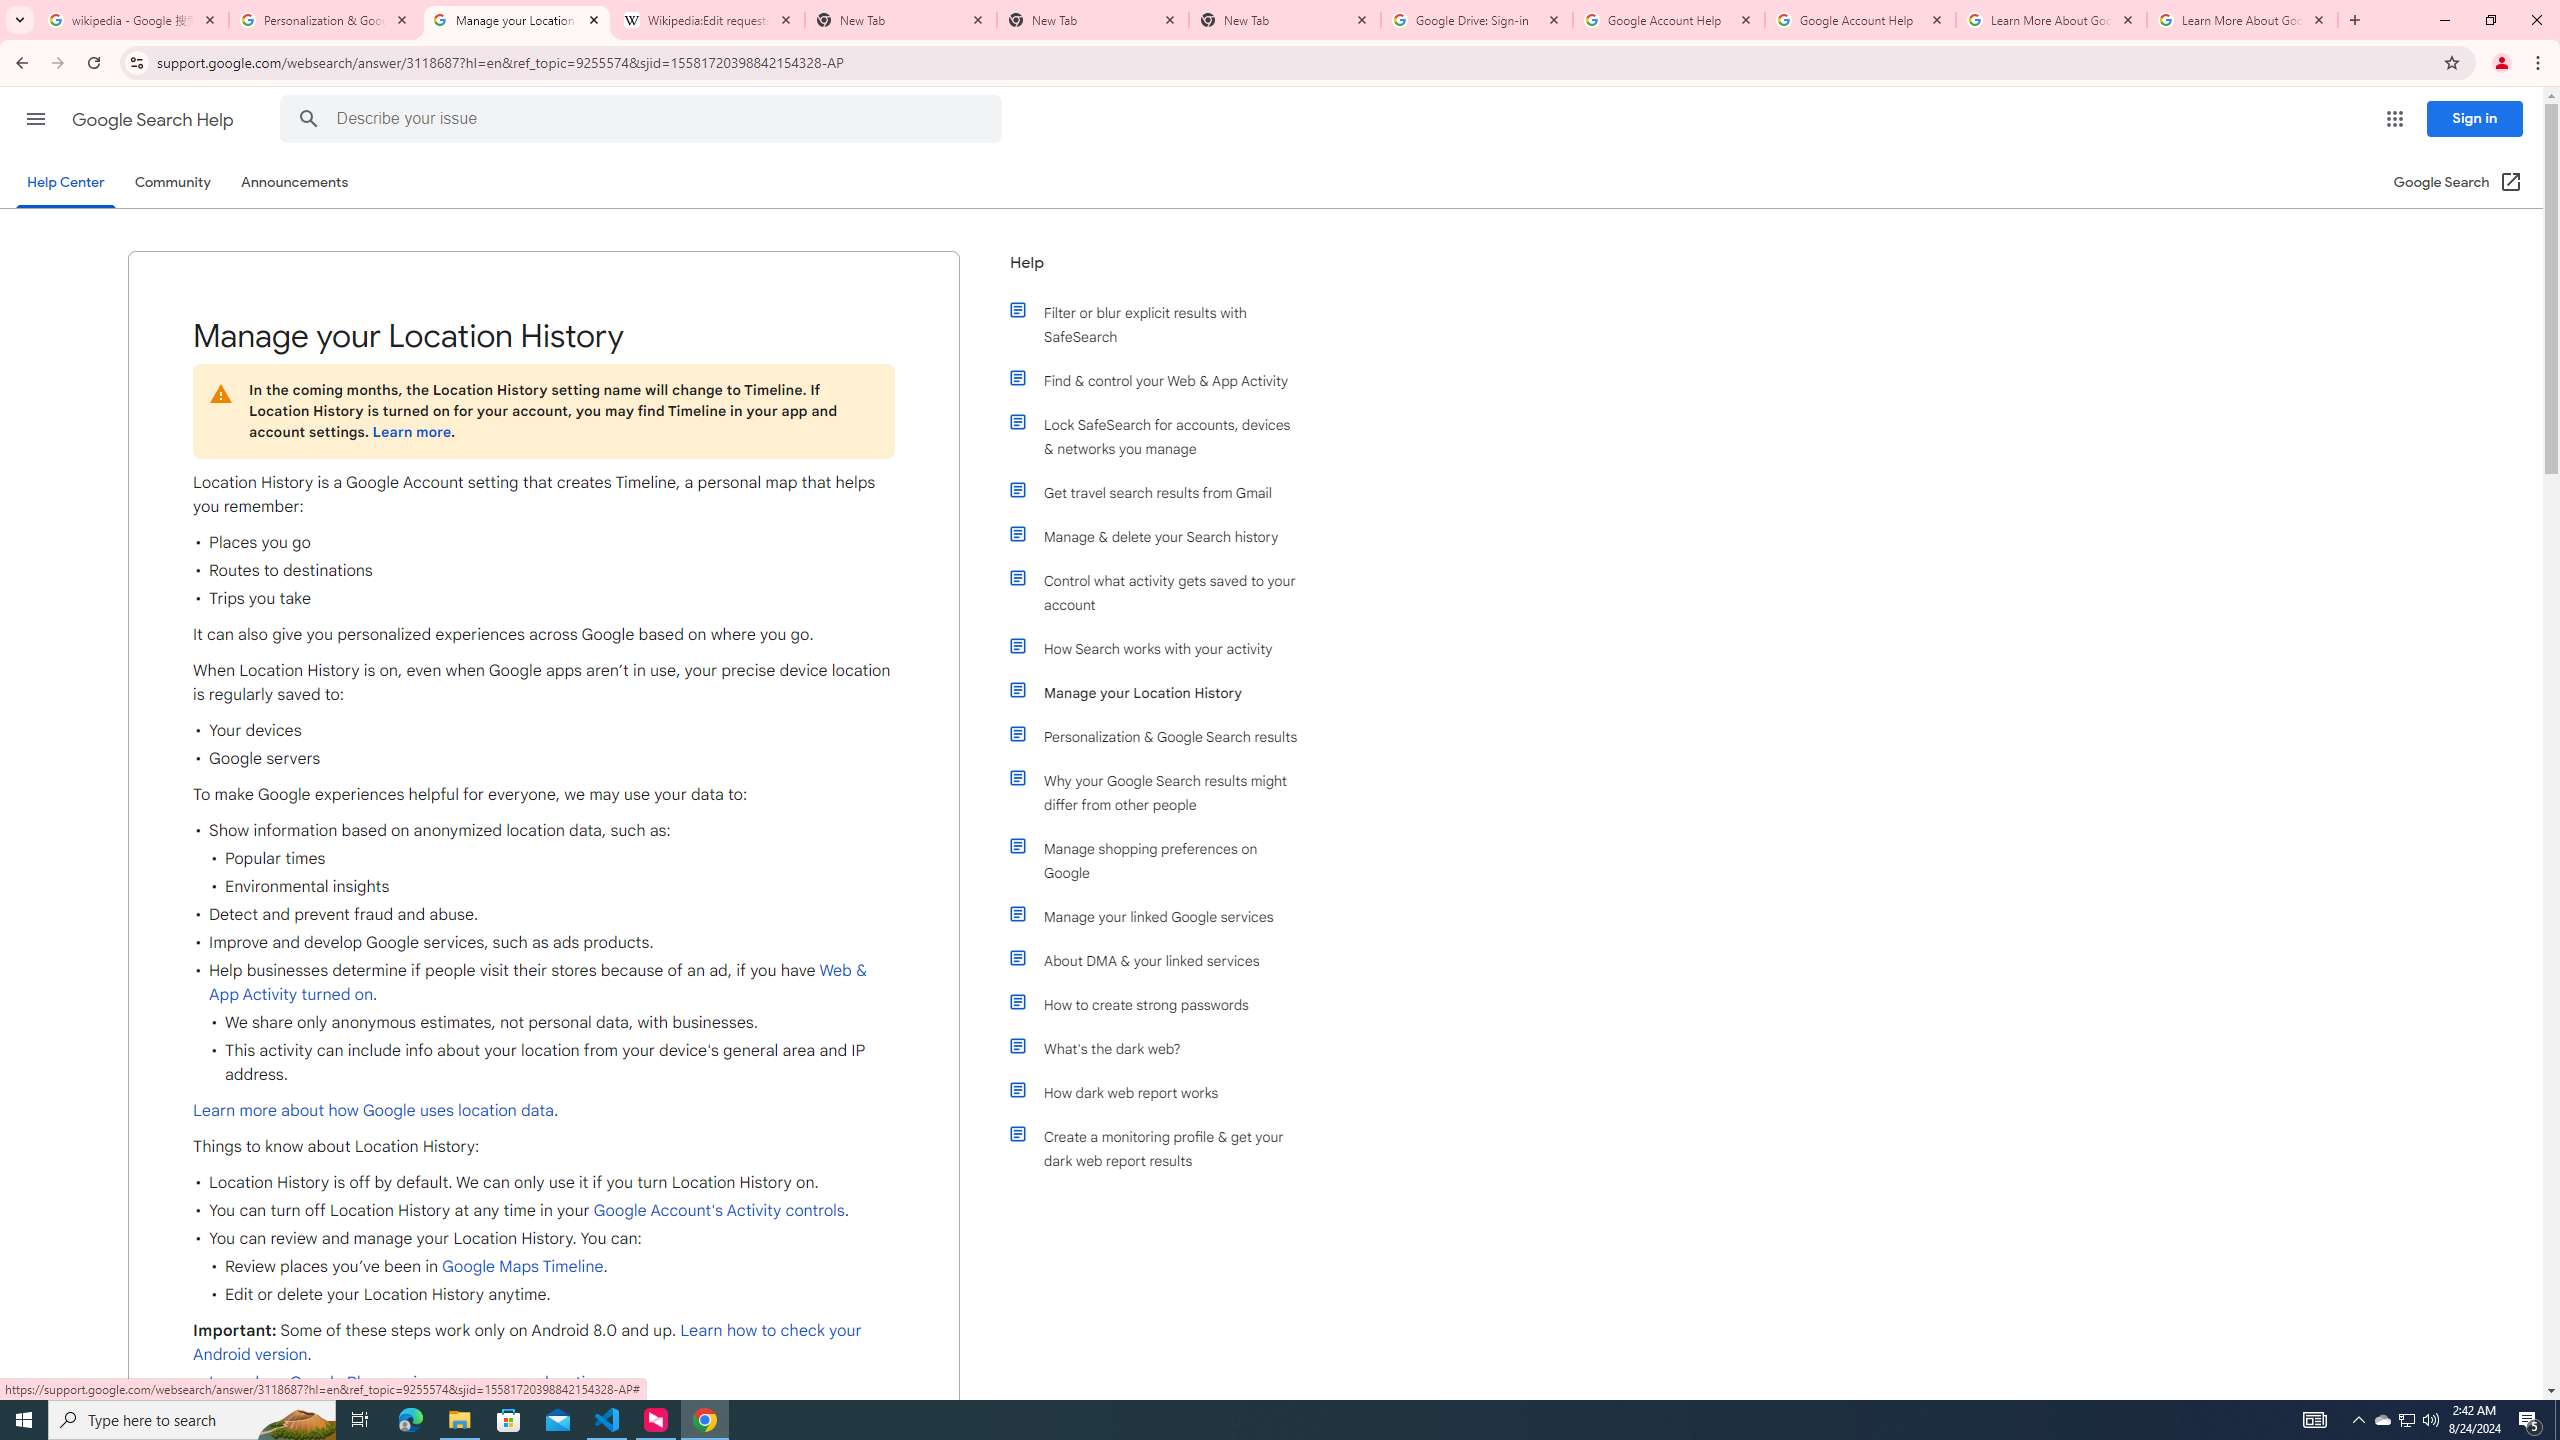  What do you see at coordinates (1162, 379) in the screenshot?
I see `'Find & control your Web & App Activity'` at bounding box center [1162, 379].